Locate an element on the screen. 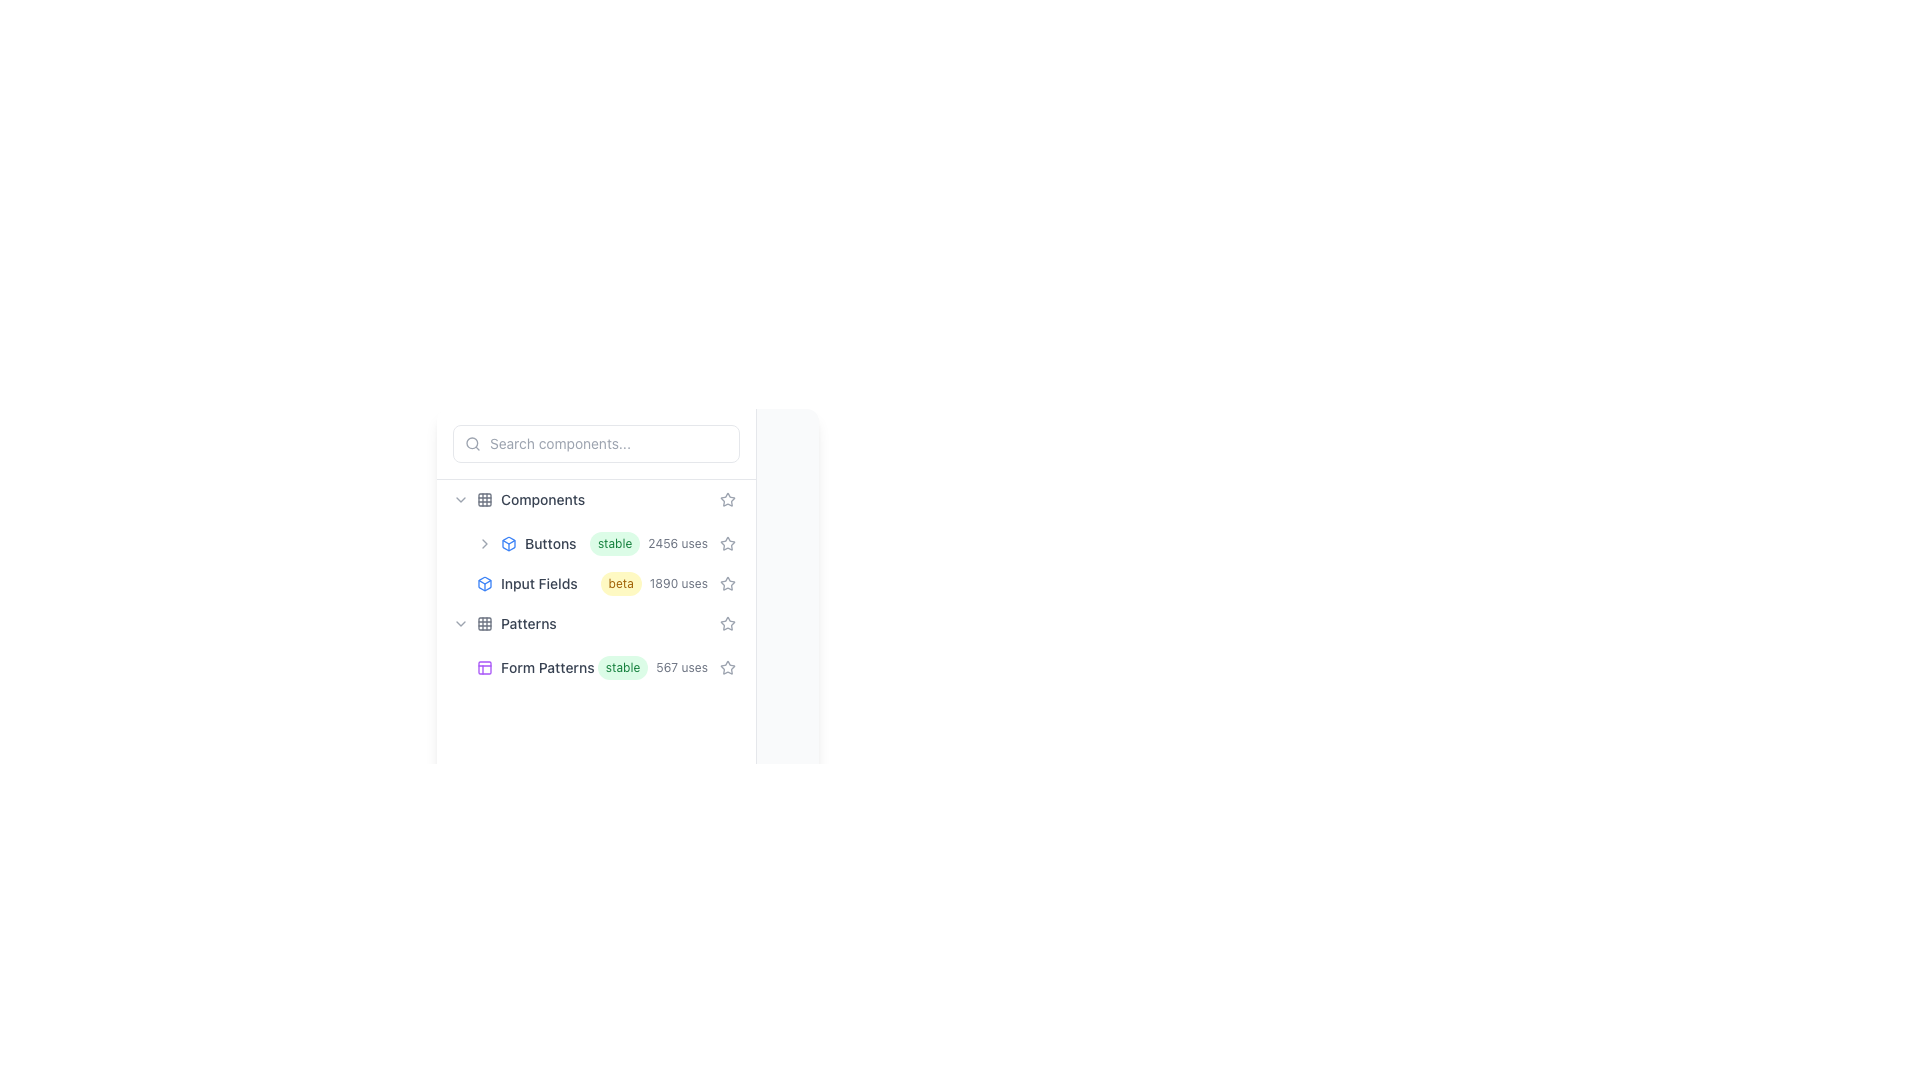  the star-shaped icon next to the 'Input Fields' label is located at coordinates (727, 583).